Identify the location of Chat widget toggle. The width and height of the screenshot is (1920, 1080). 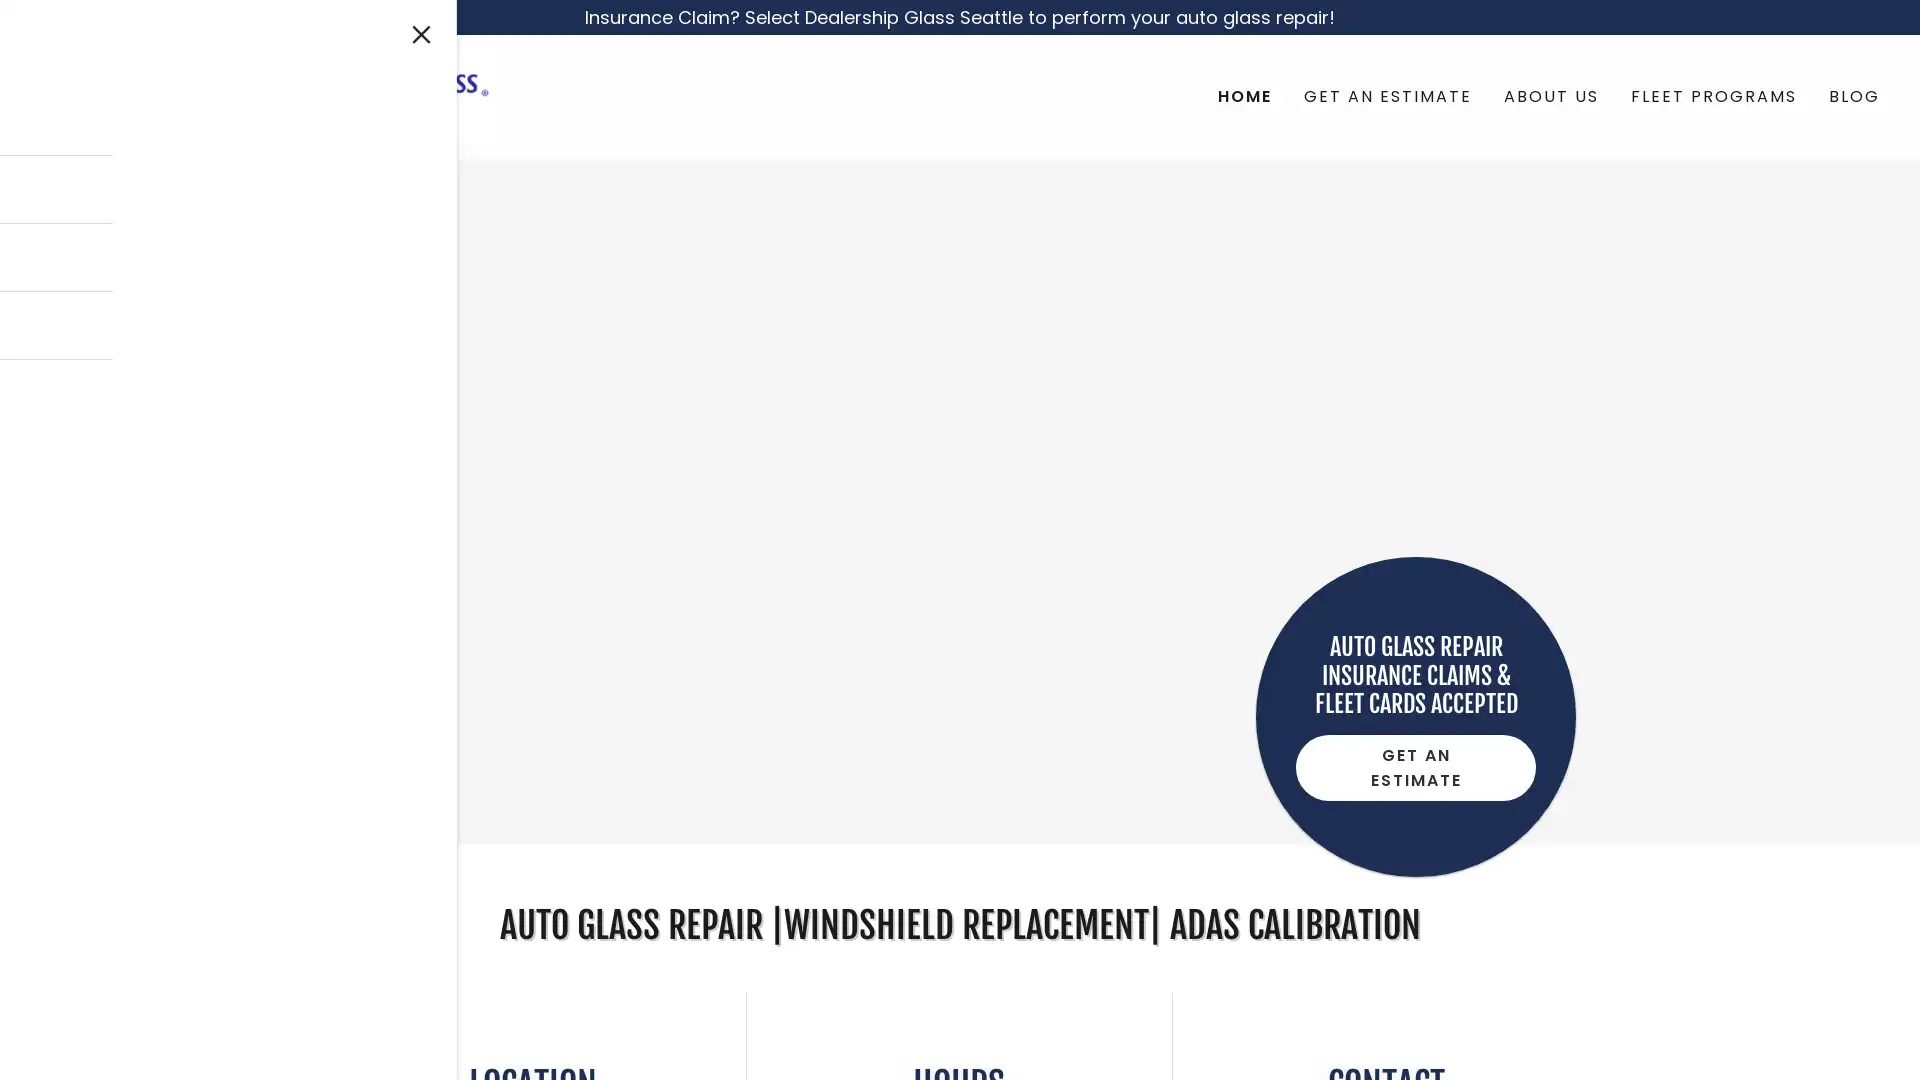
(1867, 1029).